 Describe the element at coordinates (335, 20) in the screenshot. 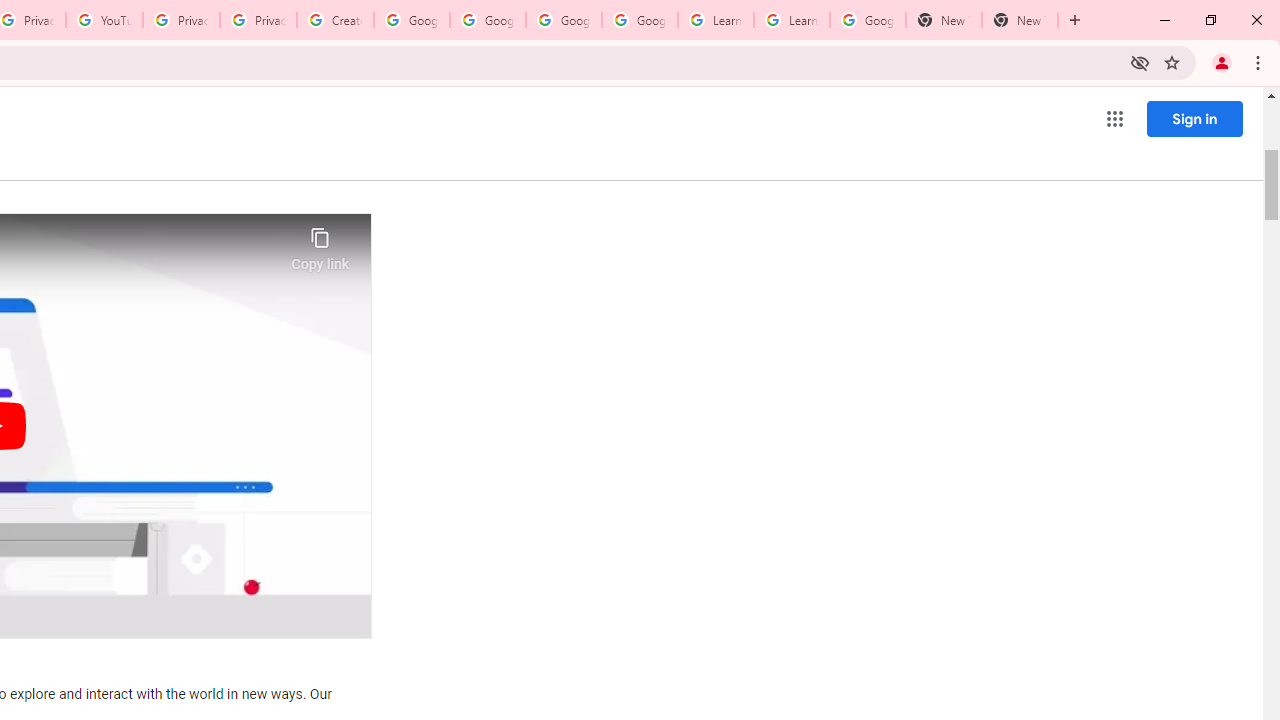

I see `'Create your Google Account'` at that location.